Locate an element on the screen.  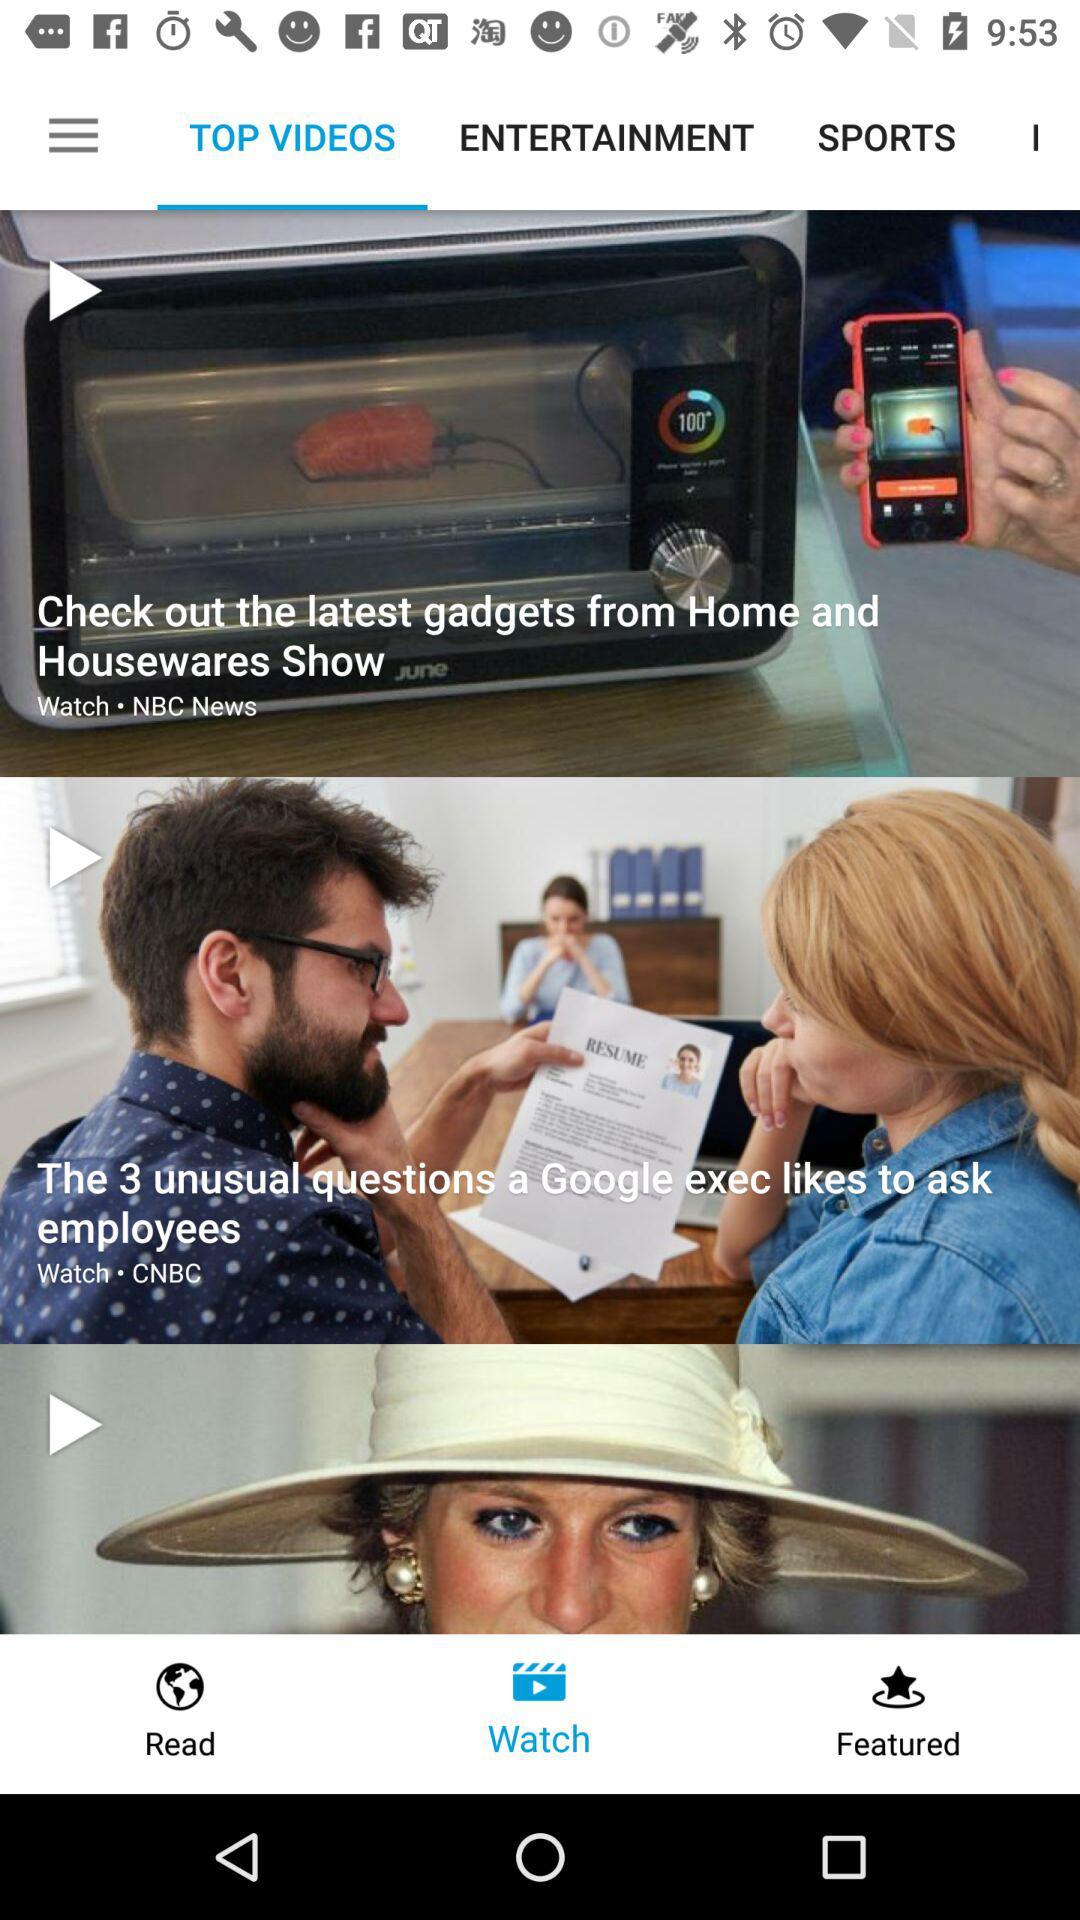
video icon is located at coordinates (74, 857).